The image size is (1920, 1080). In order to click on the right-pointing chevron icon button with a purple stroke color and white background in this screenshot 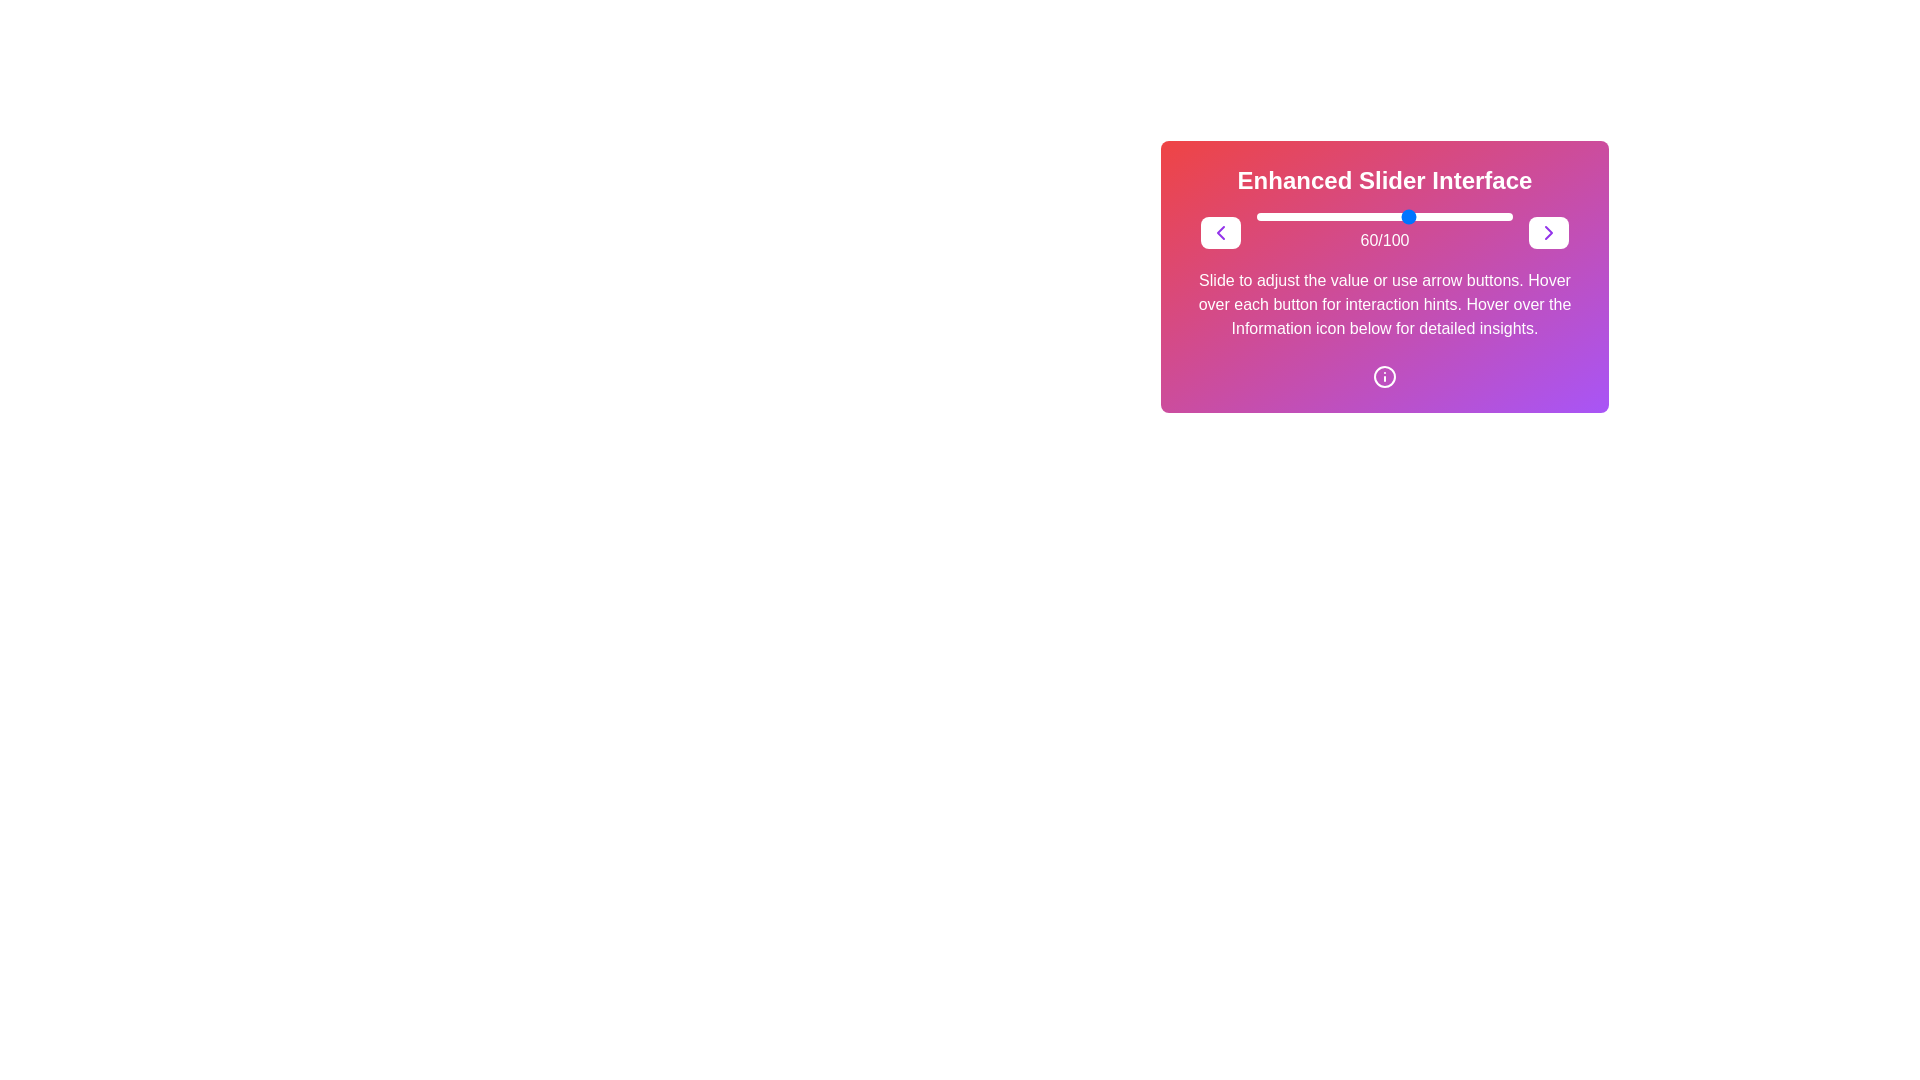, I will do `click(1548, 231)`.